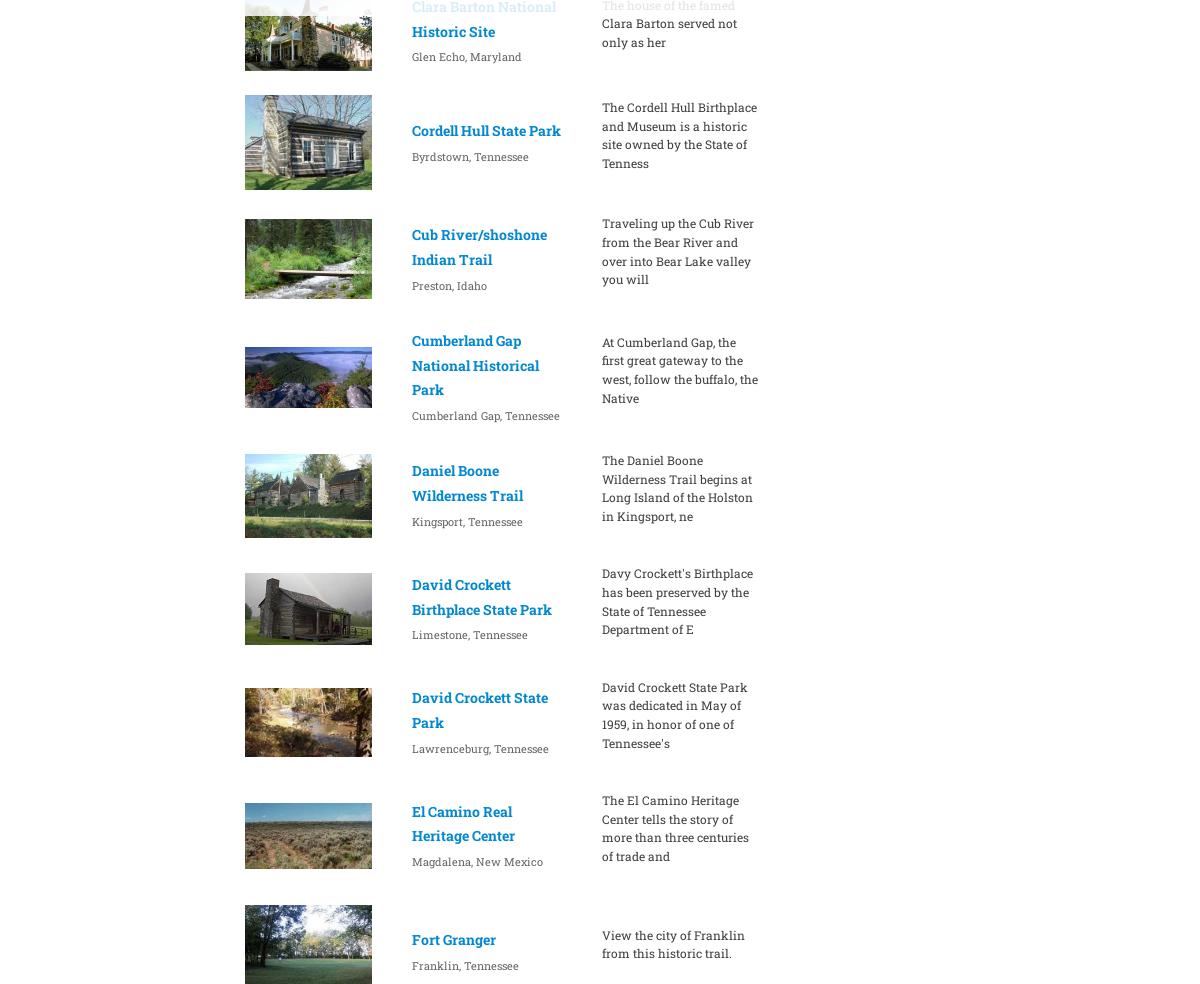  I want to click on 'The Daniel Boone Wilderness Trail begins at Long Island of the Holston in Kingsport, ne', so click(676, 487).